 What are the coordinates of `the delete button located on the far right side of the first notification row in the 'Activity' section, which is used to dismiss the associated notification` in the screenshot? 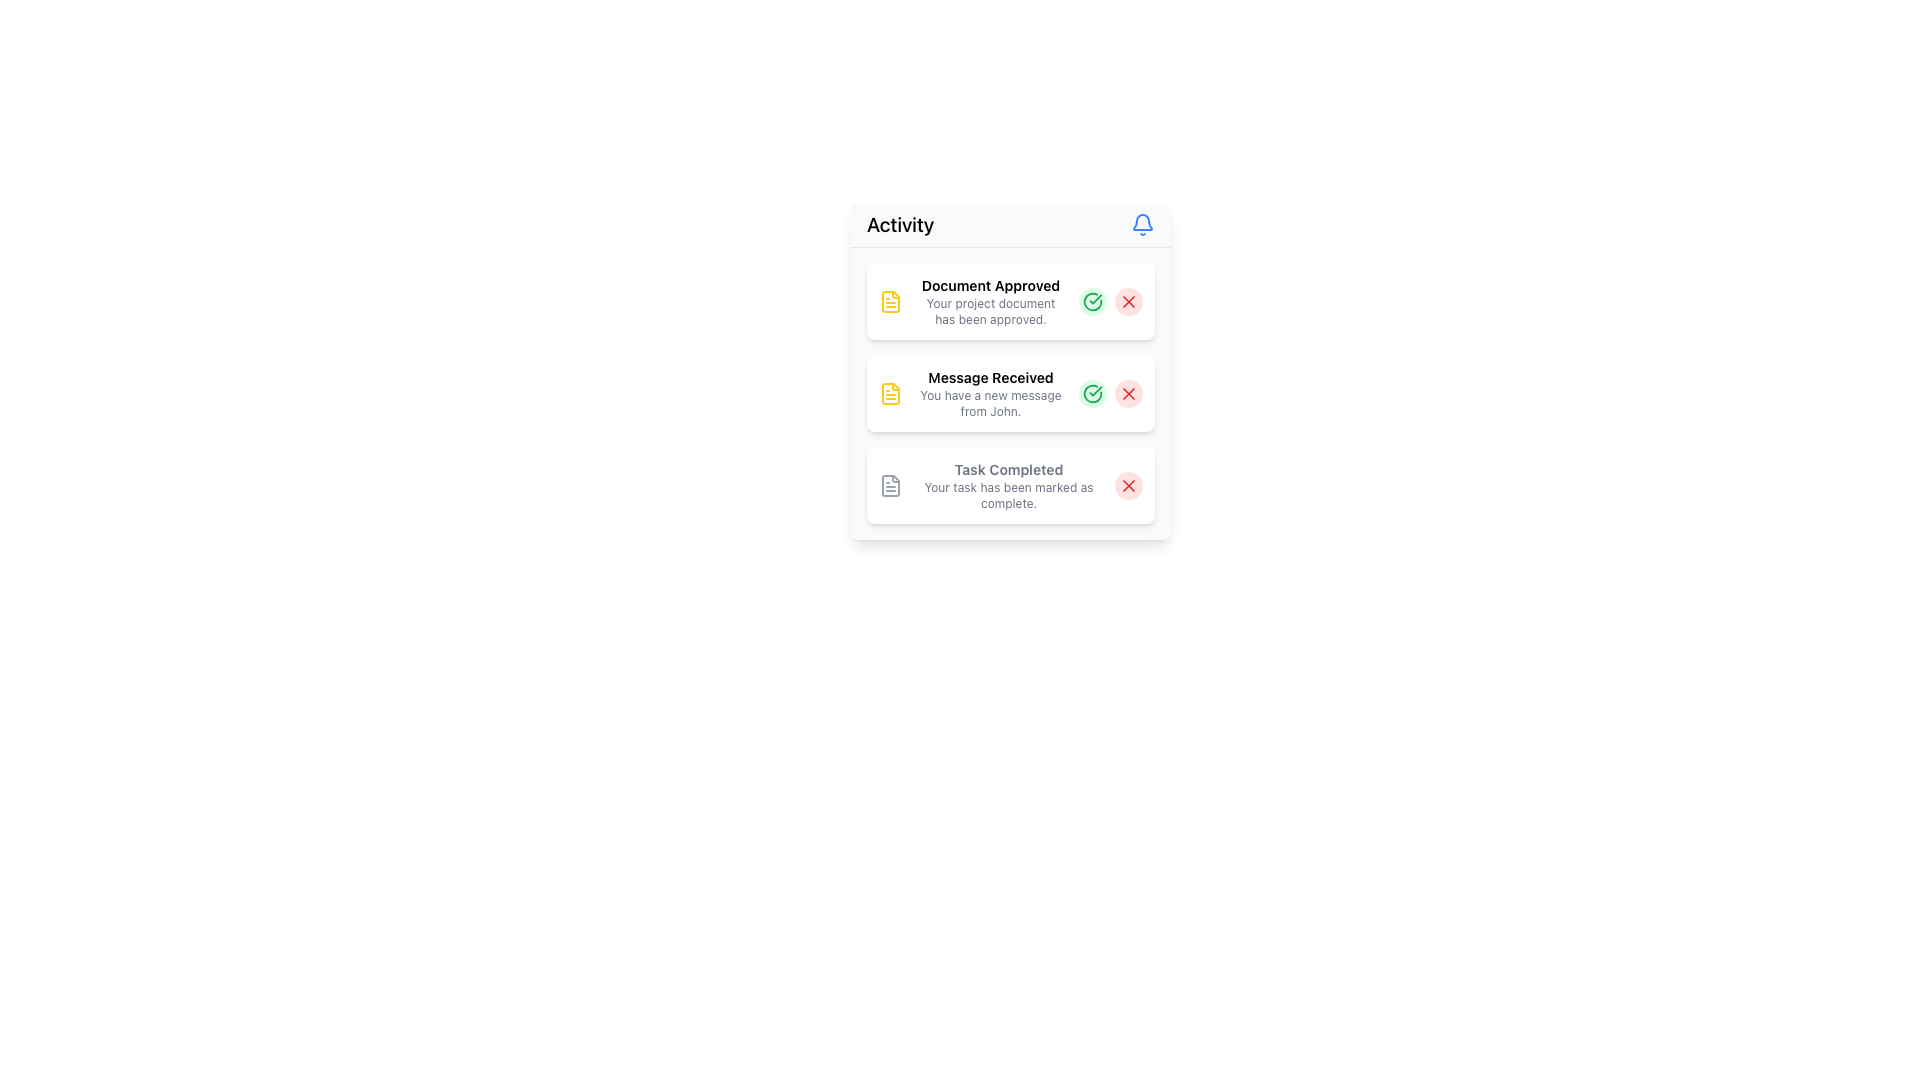 It's located at (1128, 301).